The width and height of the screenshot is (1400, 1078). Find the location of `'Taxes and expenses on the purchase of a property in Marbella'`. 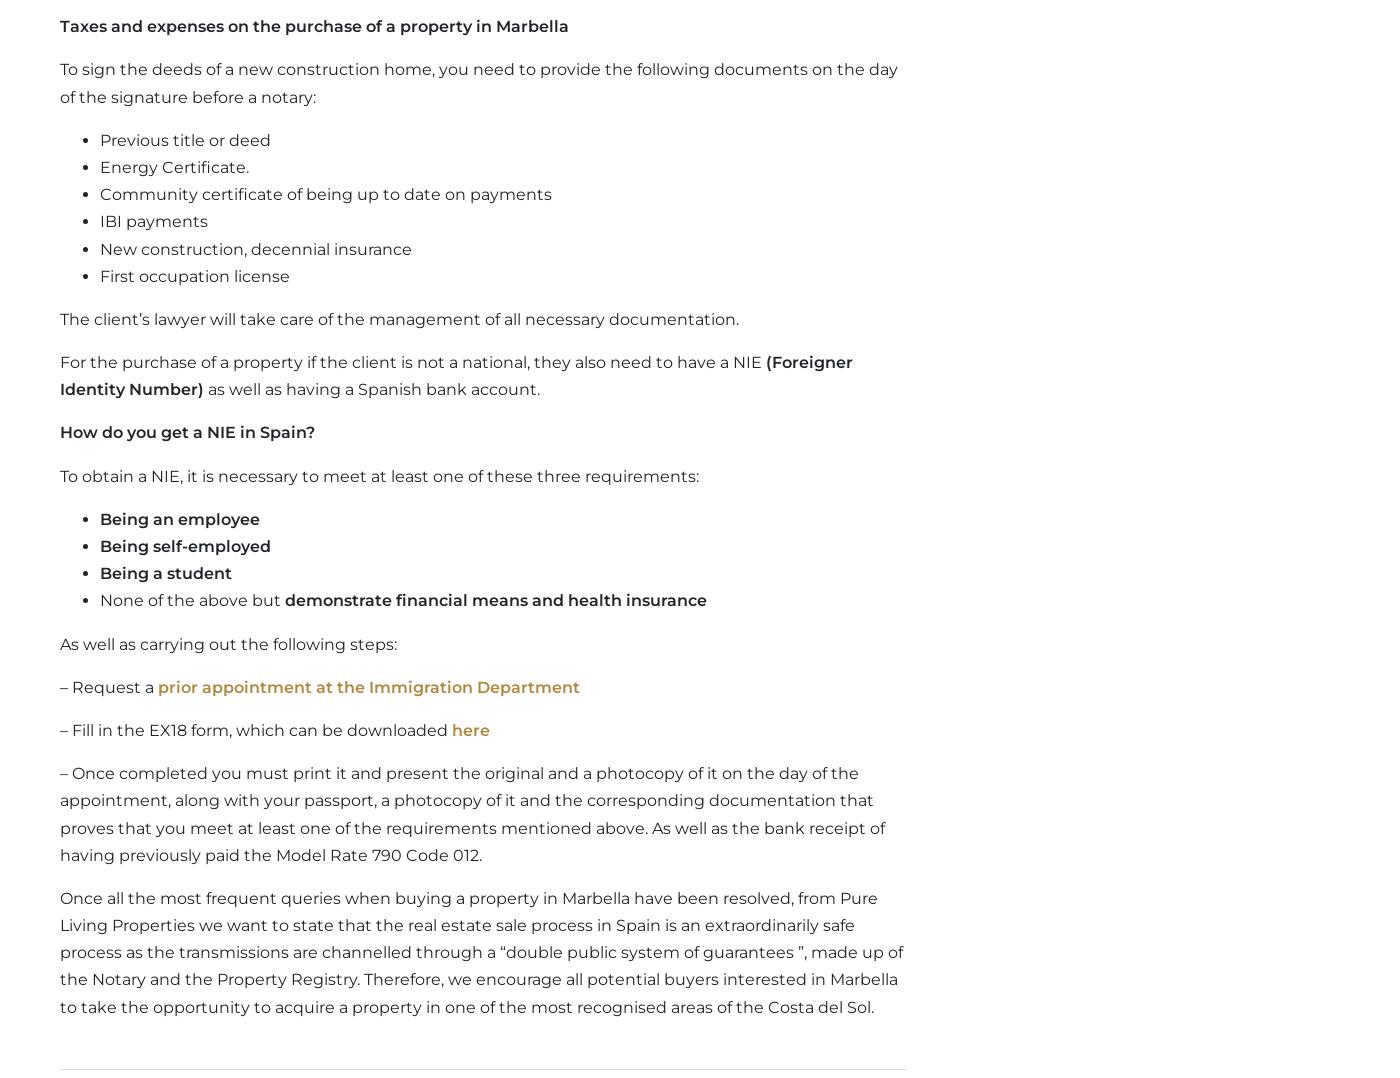

'Taxes and expenses on the purchase of a property in Marbella' is located at coordinates (314, 25).